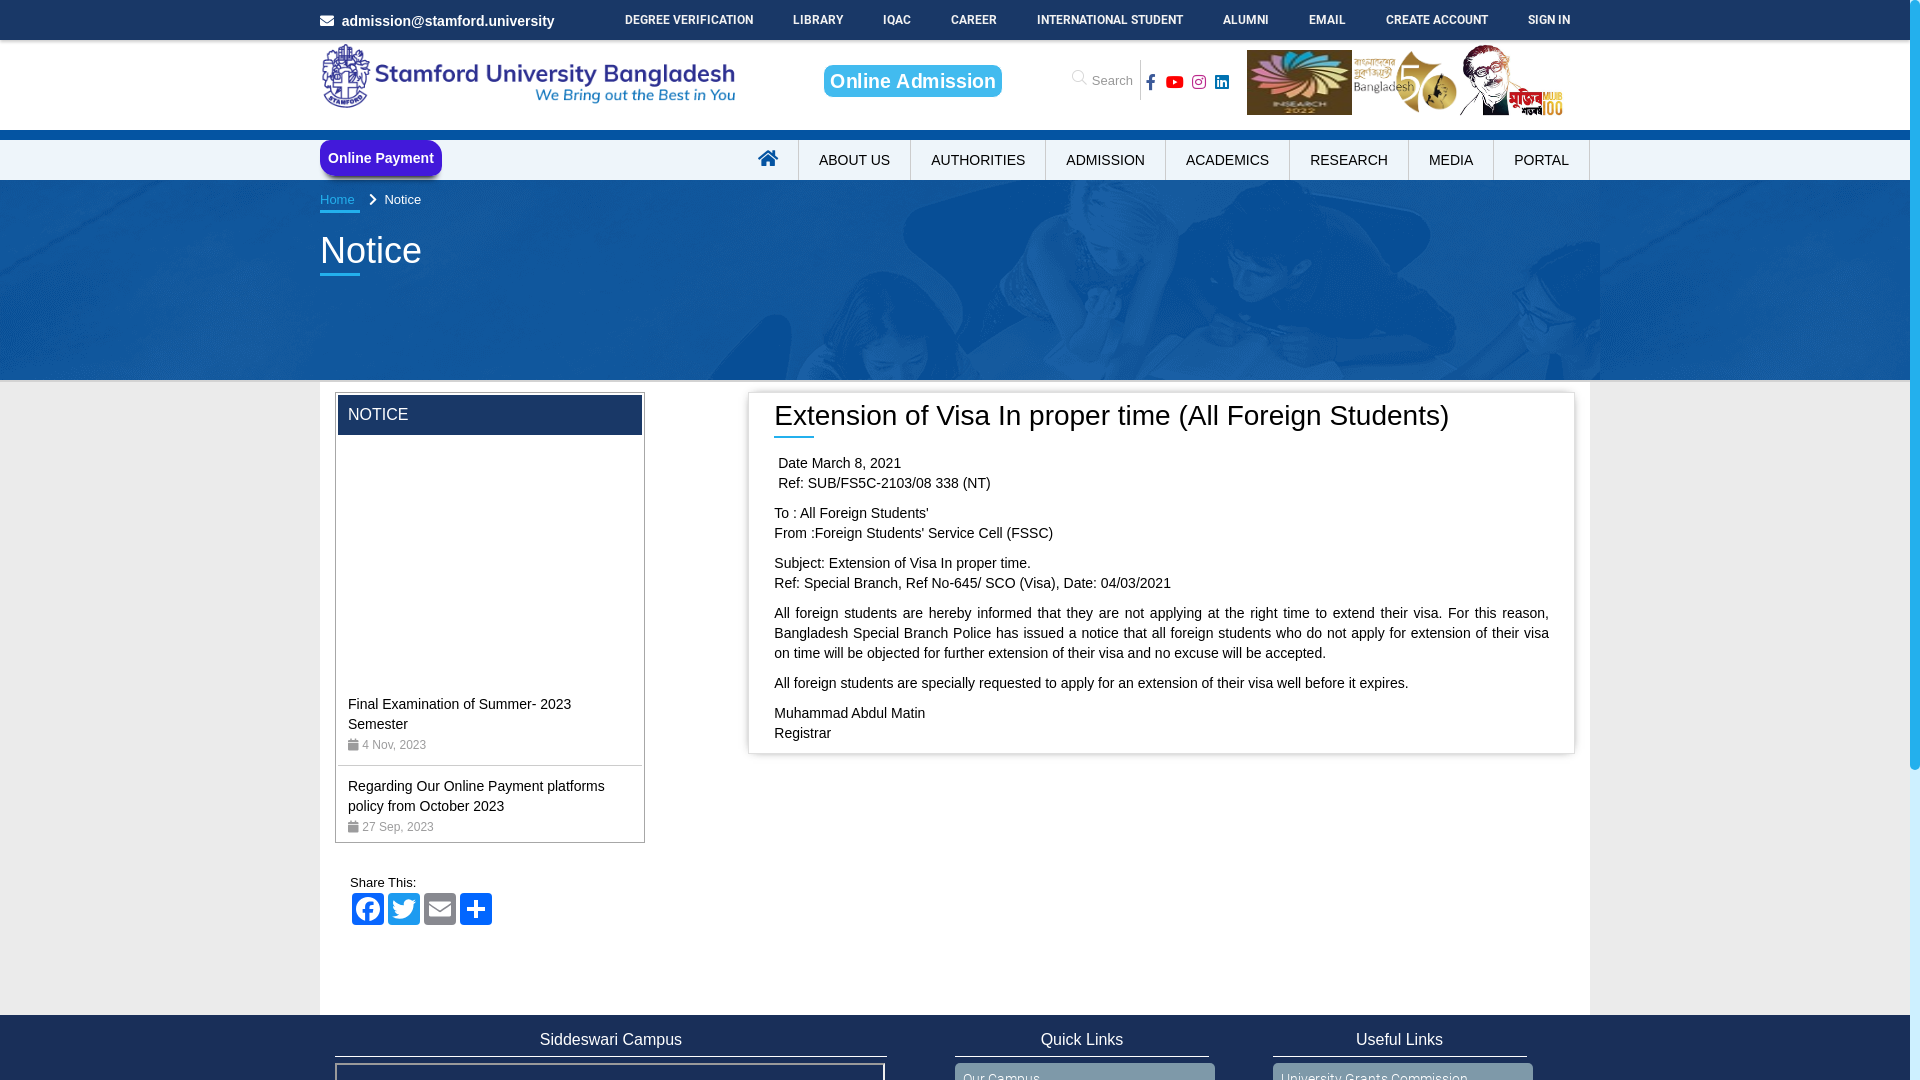 This screenshot has width=1920, height=1080. I want to click on 'INTERNATIONAL STUDENT', so click(1017, 19).